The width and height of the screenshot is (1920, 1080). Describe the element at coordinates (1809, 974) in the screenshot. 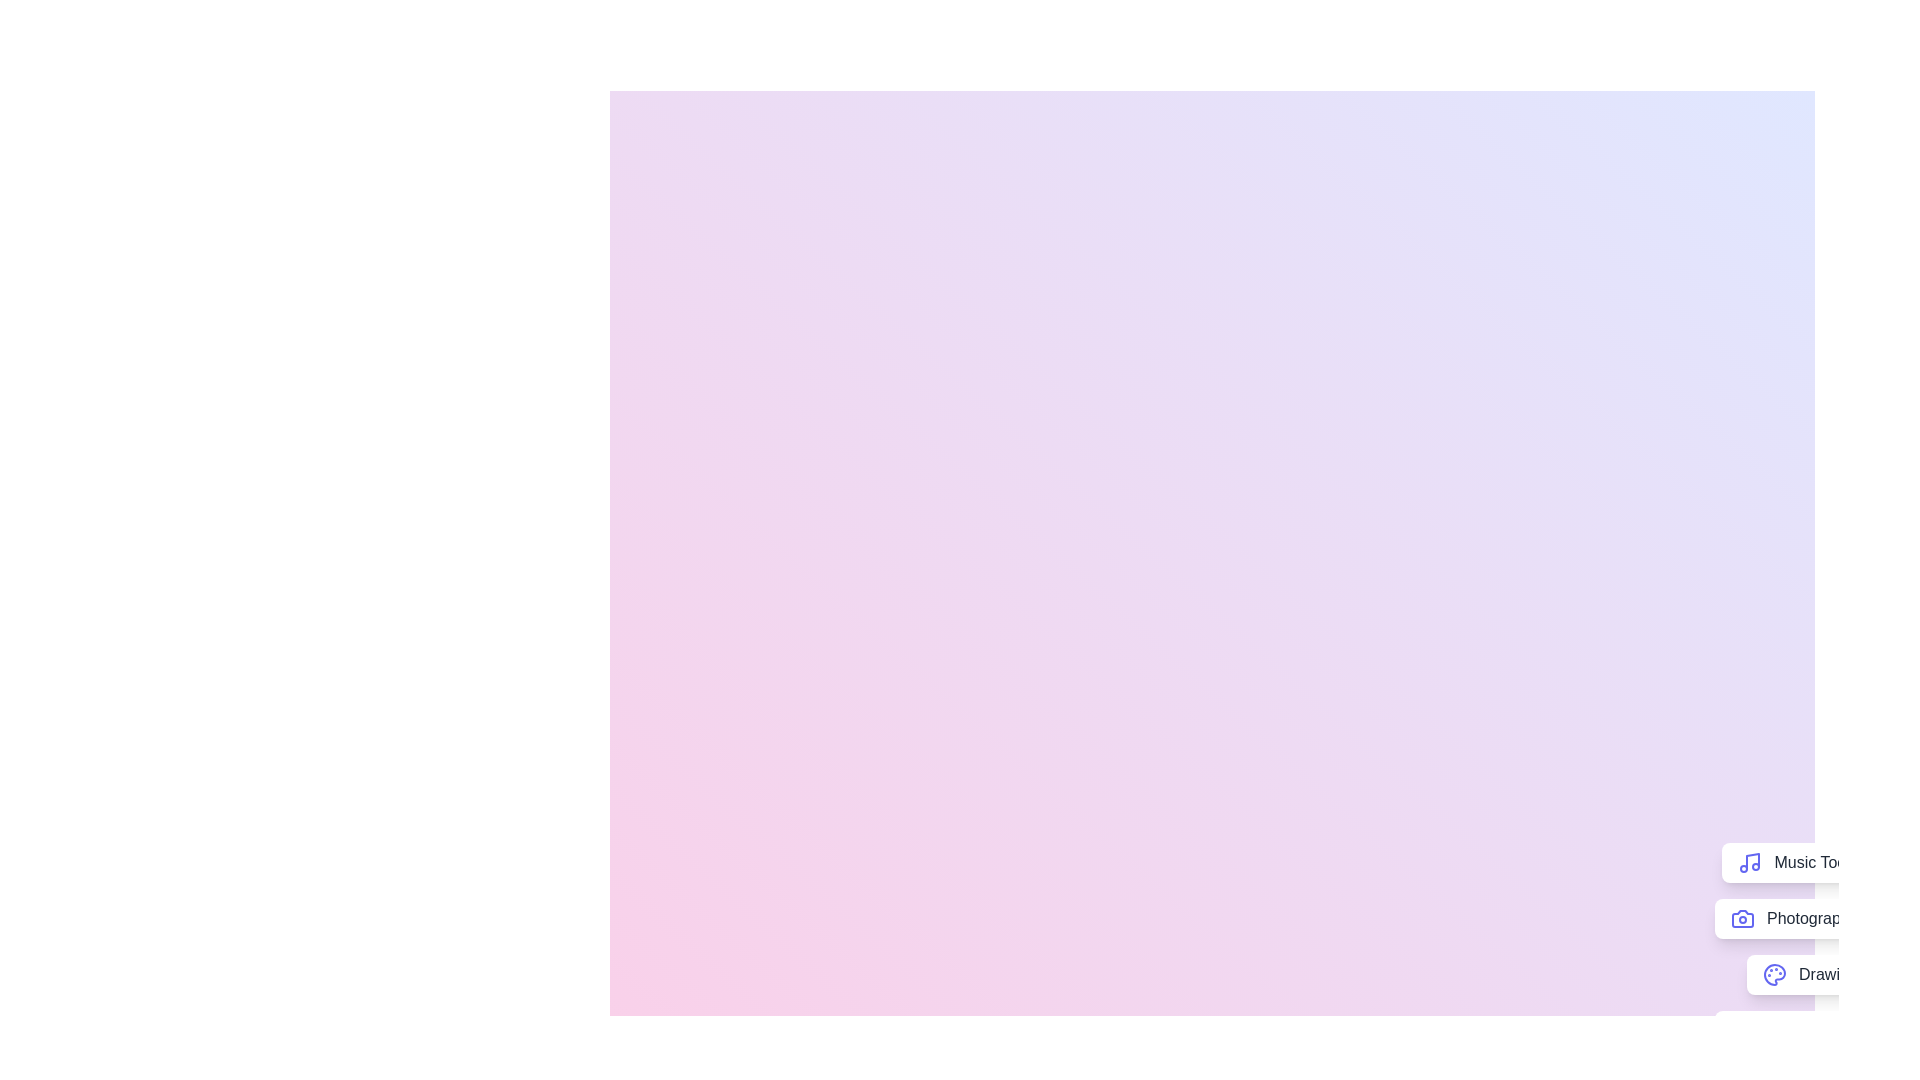

I see `the 'Drawing' button to access drawing-related tools` at that location.